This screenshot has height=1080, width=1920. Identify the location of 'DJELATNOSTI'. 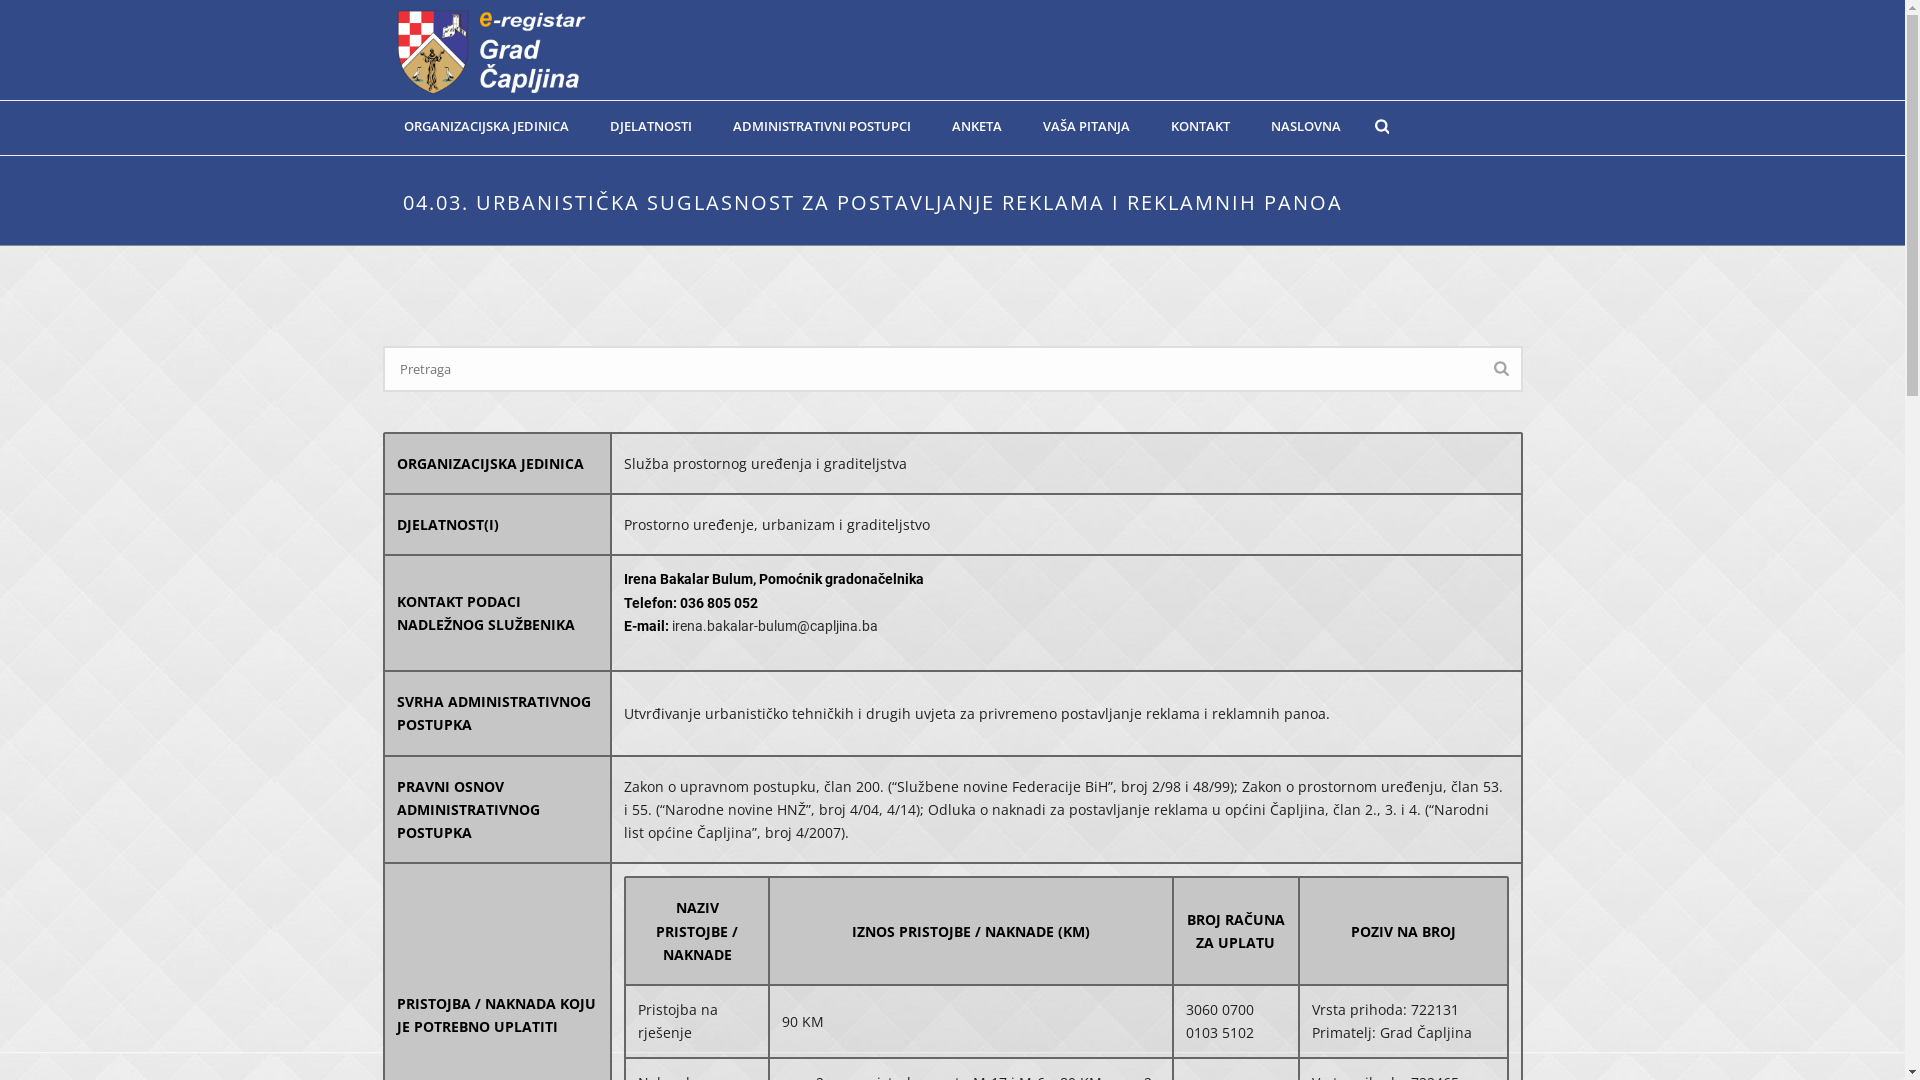
(651, 126).